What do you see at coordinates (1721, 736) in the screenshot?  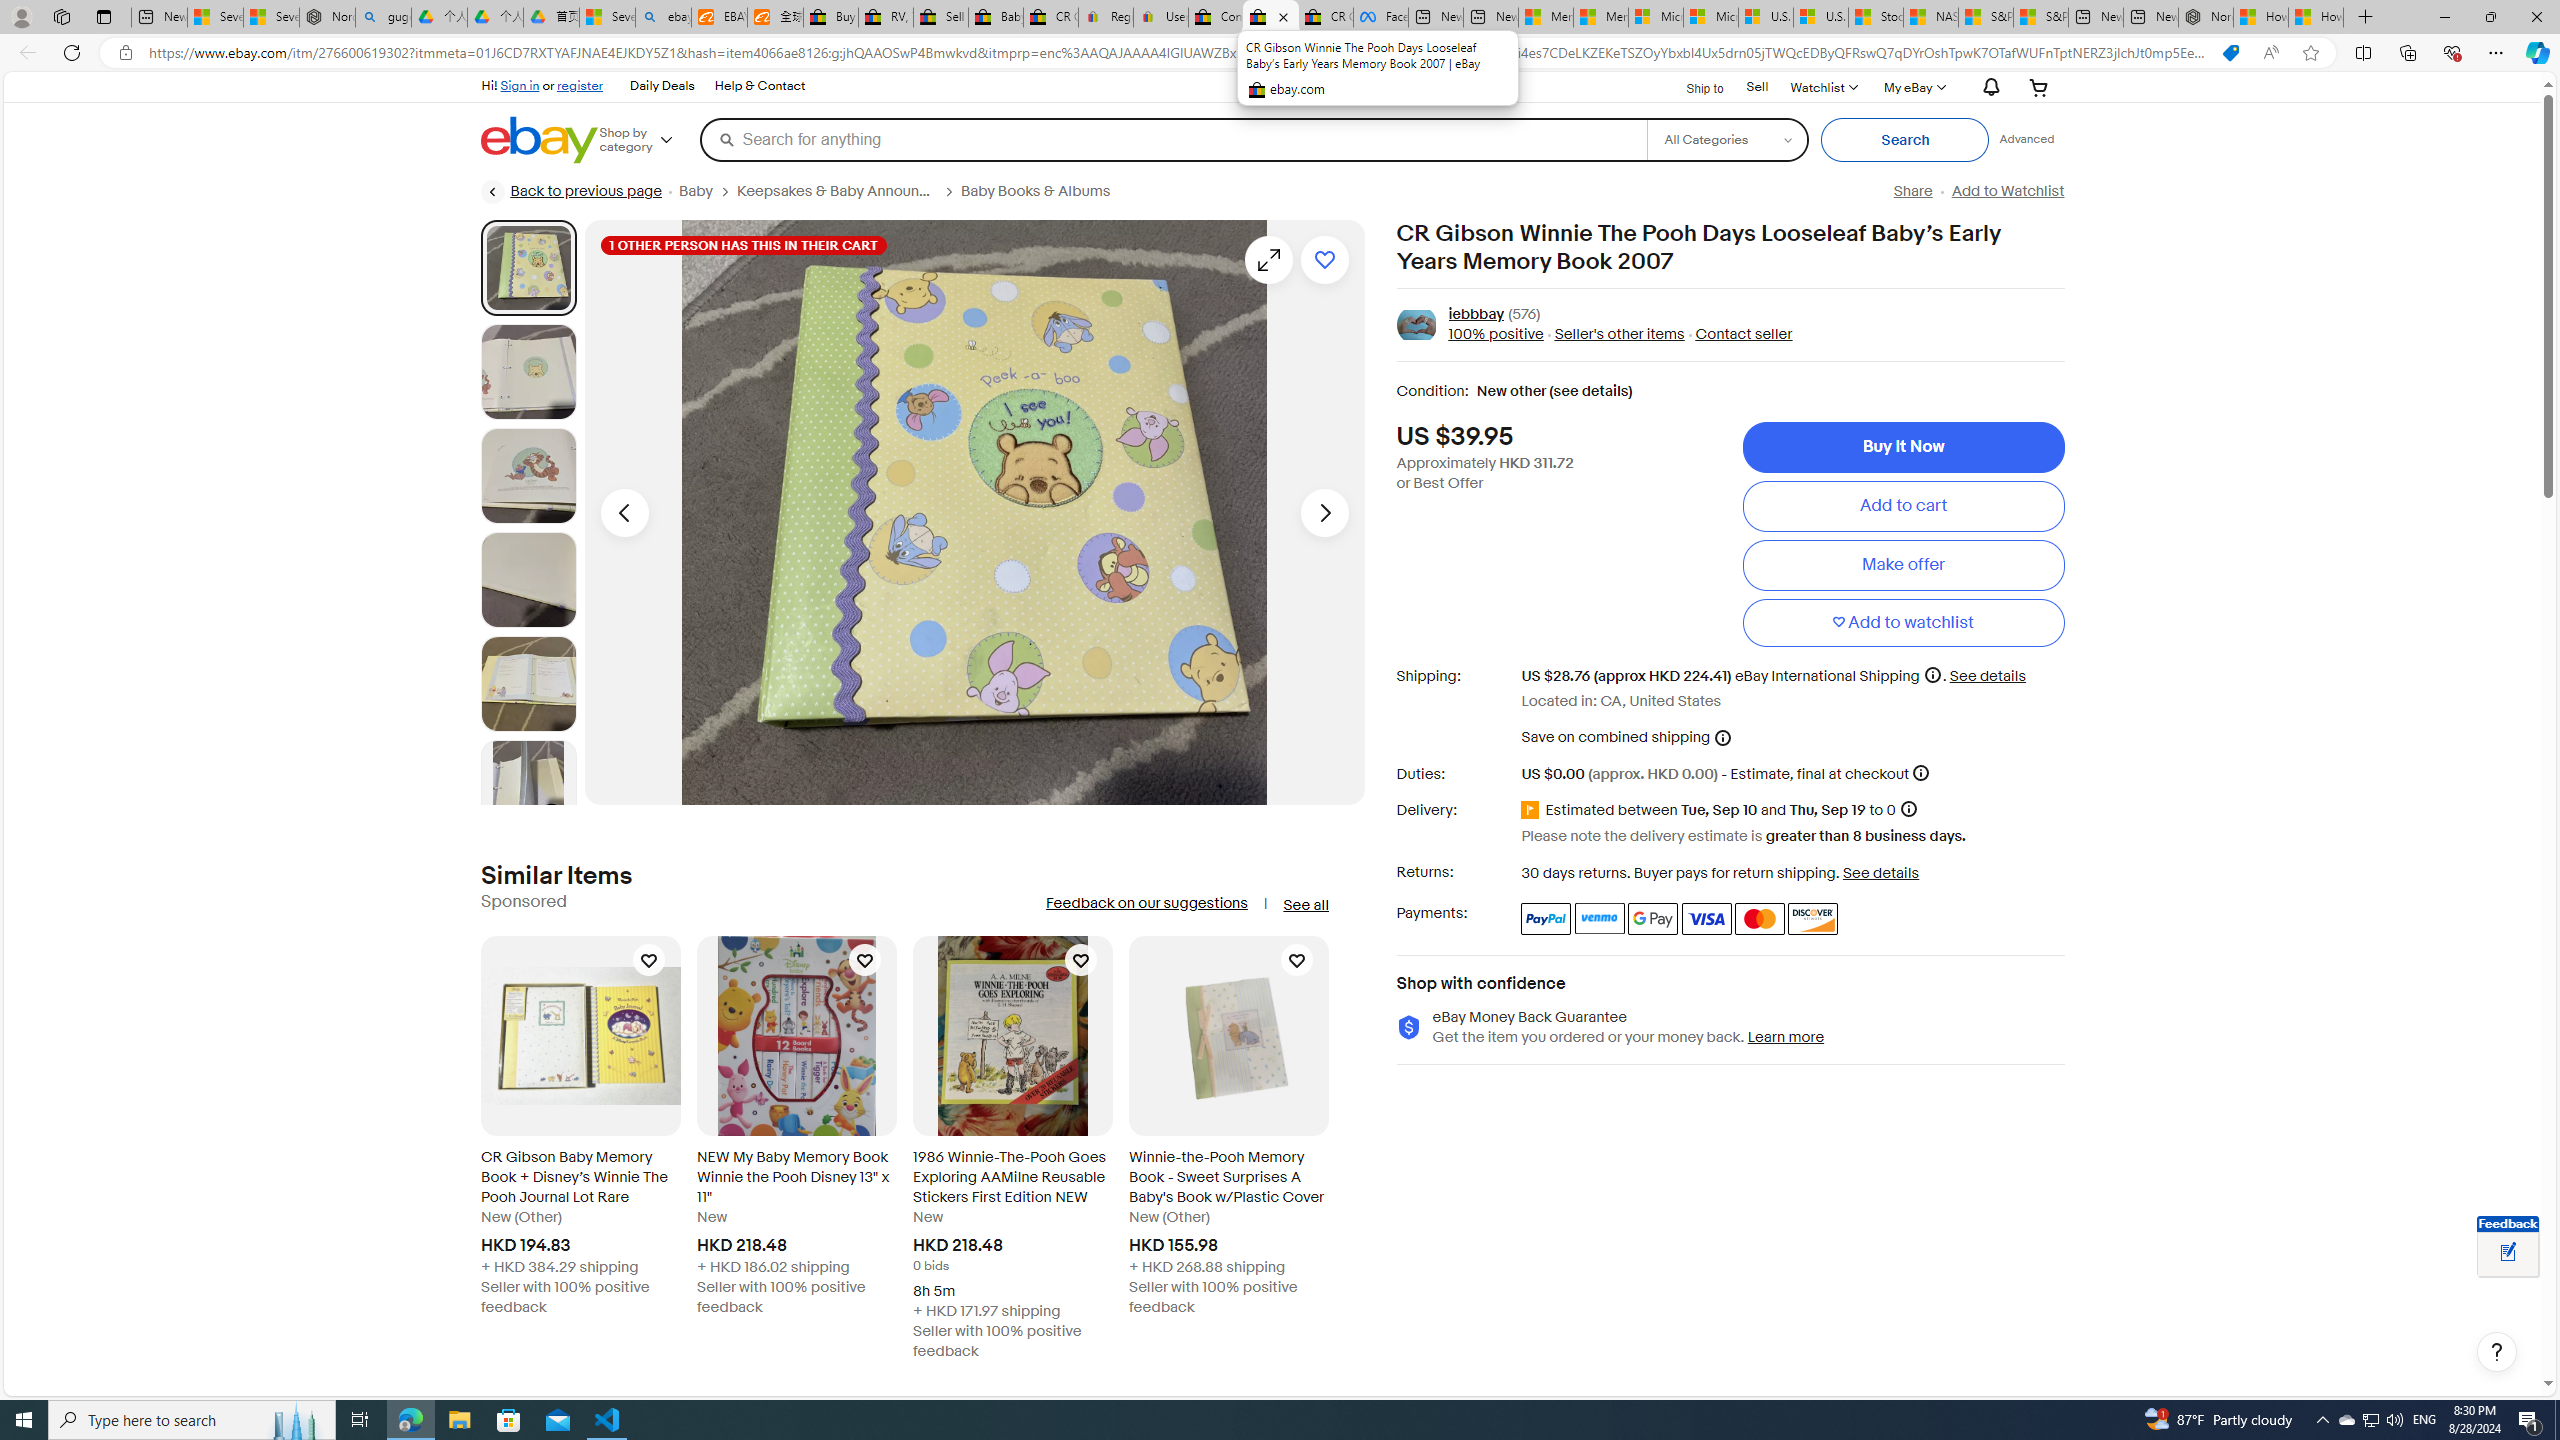 I see `'More information on Combined Shipping. Opens a layer.'` at bounding box center [1721, 736].